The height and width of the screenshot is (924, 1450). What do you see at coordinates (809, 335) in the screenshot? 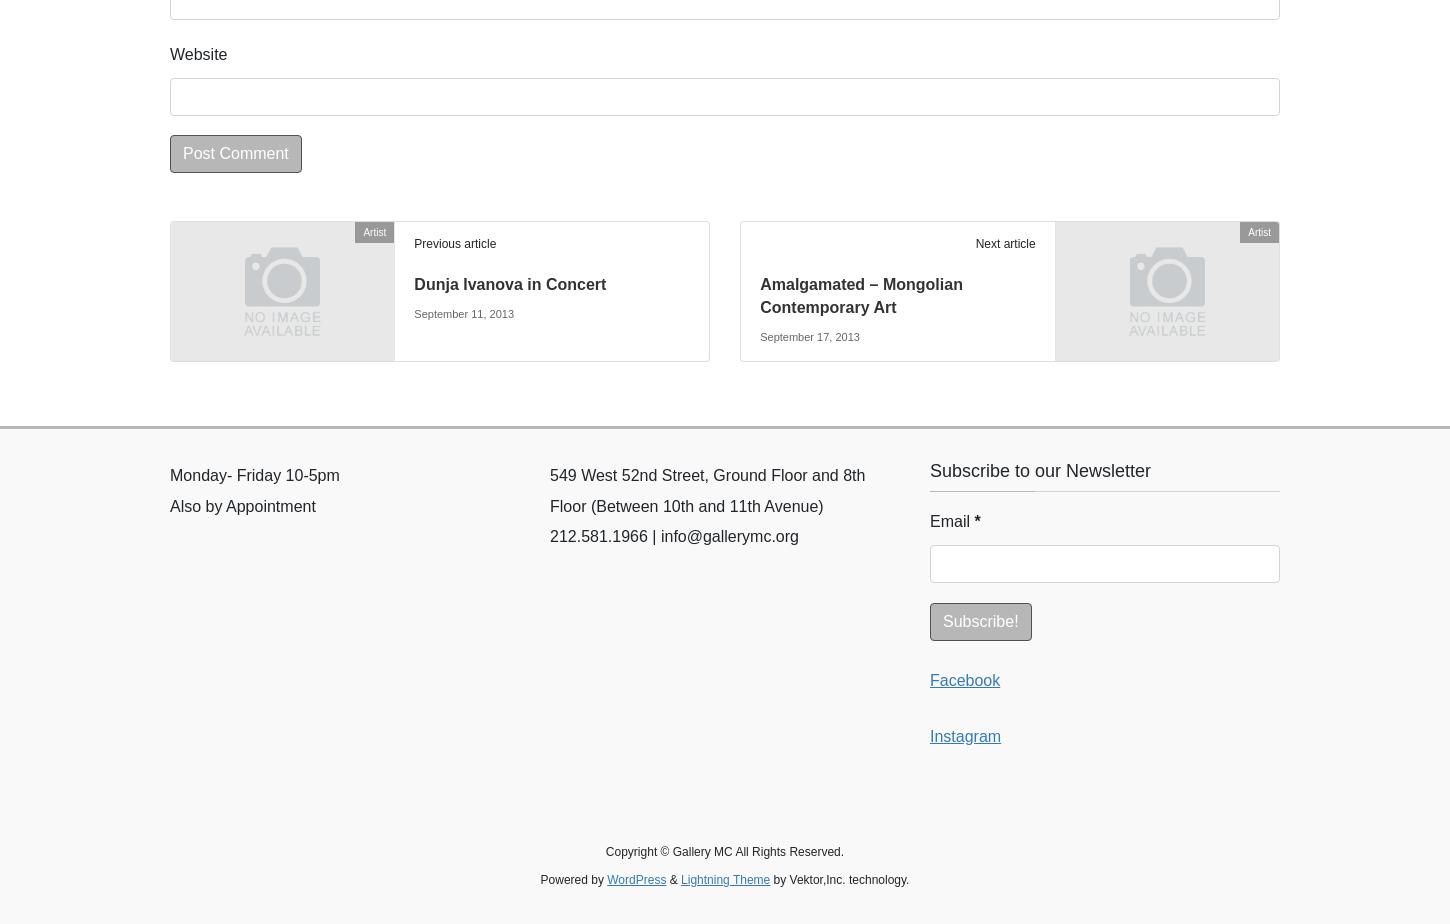
I see `'September 17, 2013'` at bounding box center [809, 335].